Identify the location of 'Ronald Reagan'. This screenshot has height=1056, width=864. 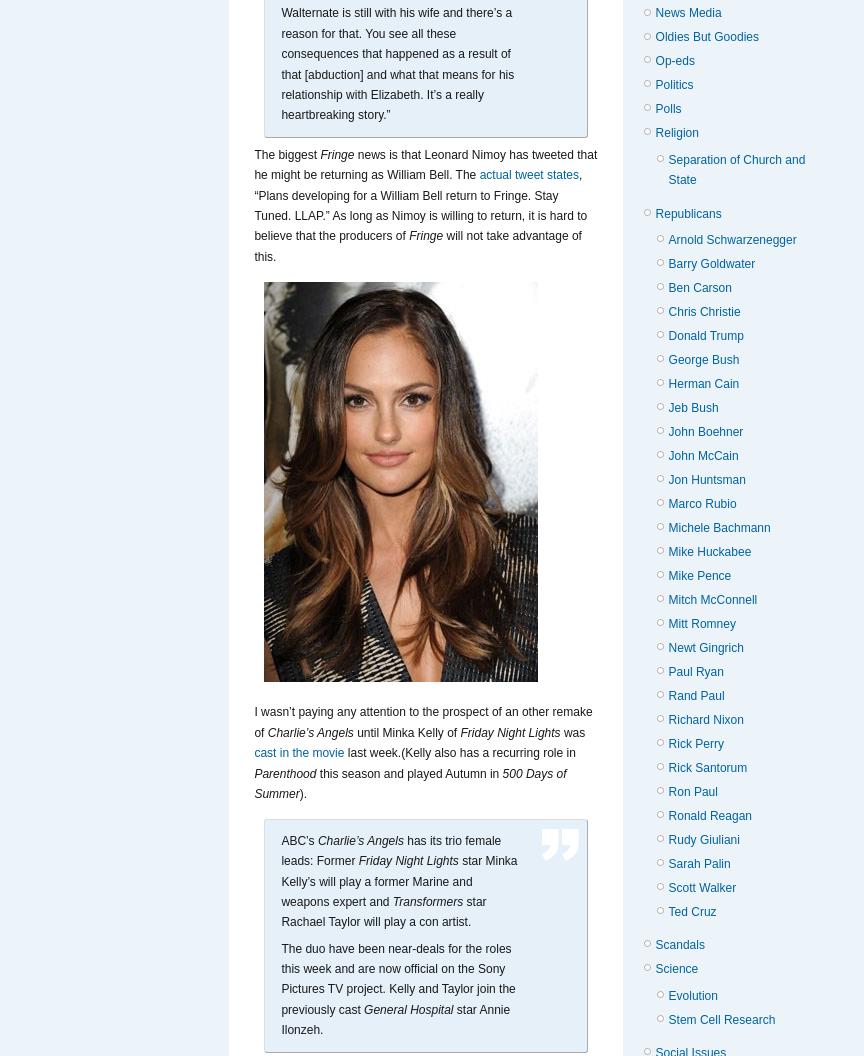
(710, 815).